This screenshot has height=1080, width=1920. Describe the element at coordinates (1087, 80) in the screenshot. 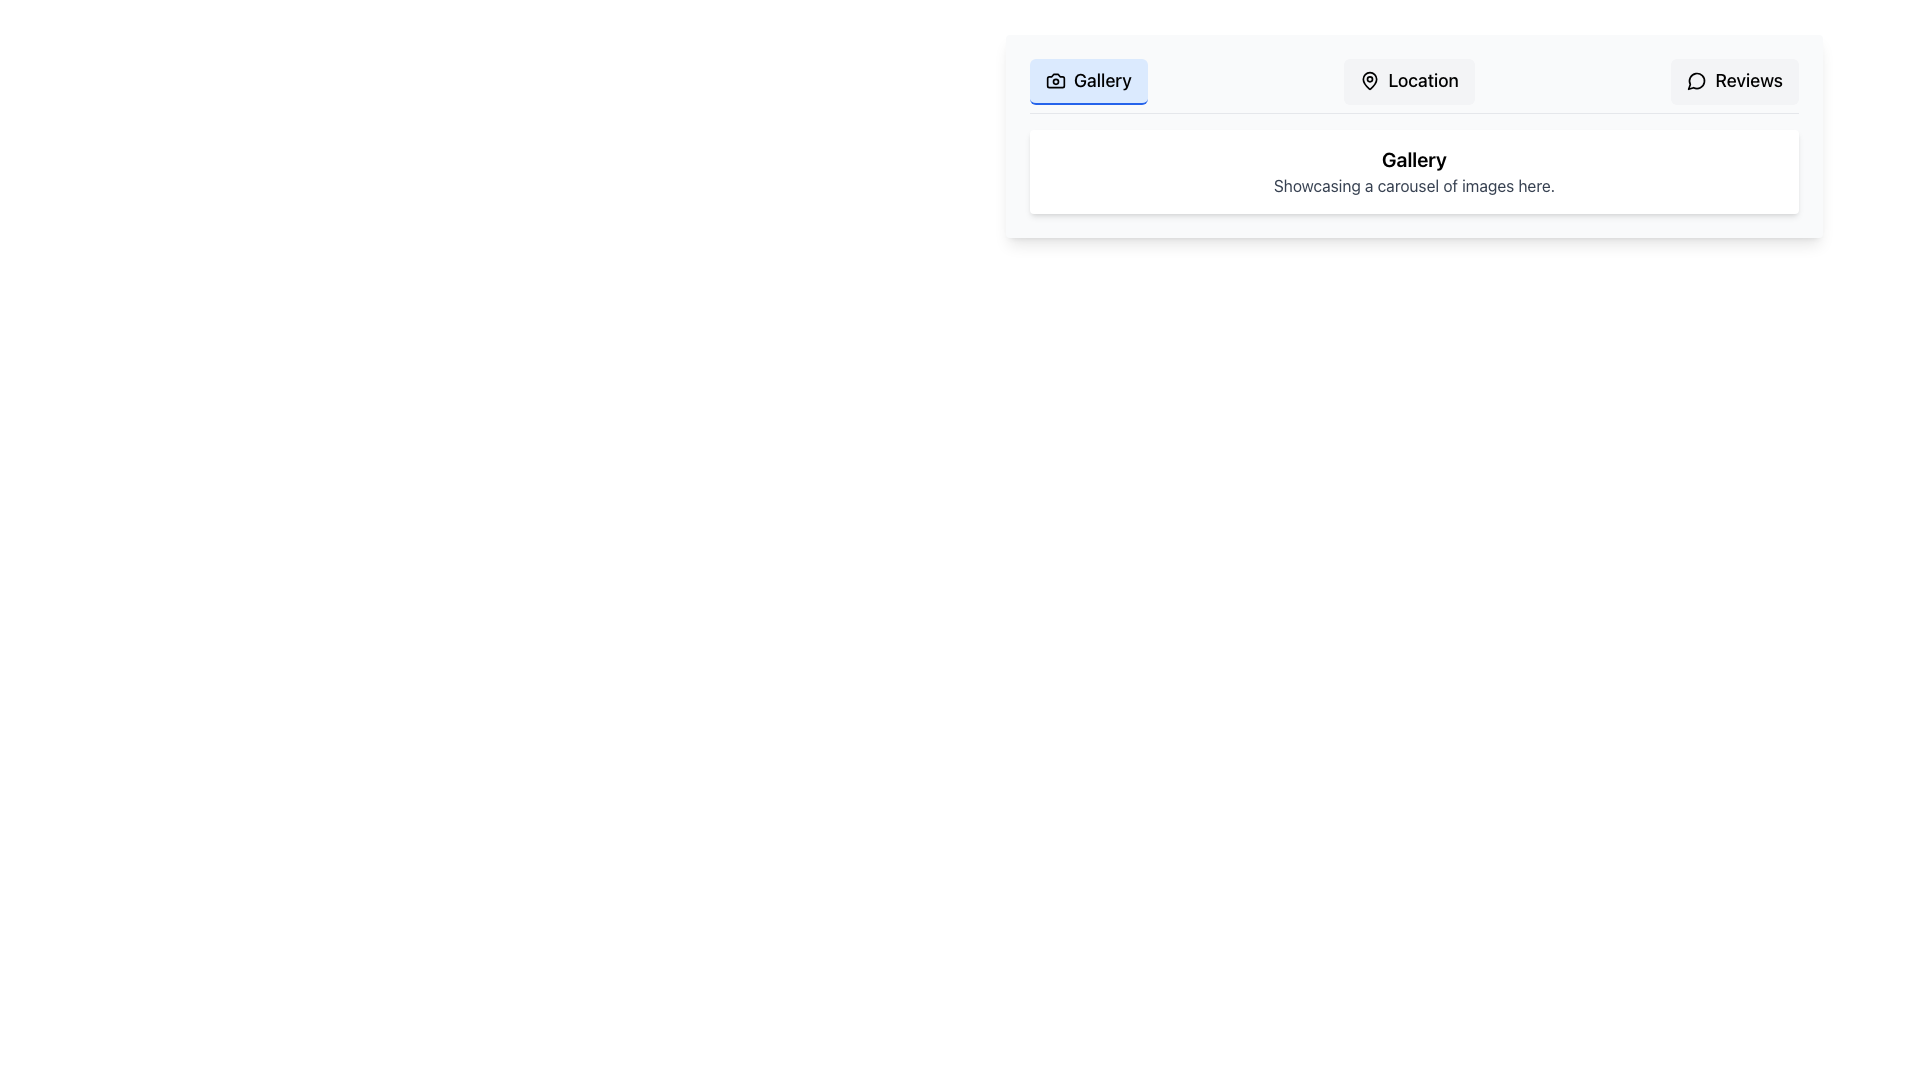

I see `the Tab button located at the top of the section, which is the first button among three` at that location.